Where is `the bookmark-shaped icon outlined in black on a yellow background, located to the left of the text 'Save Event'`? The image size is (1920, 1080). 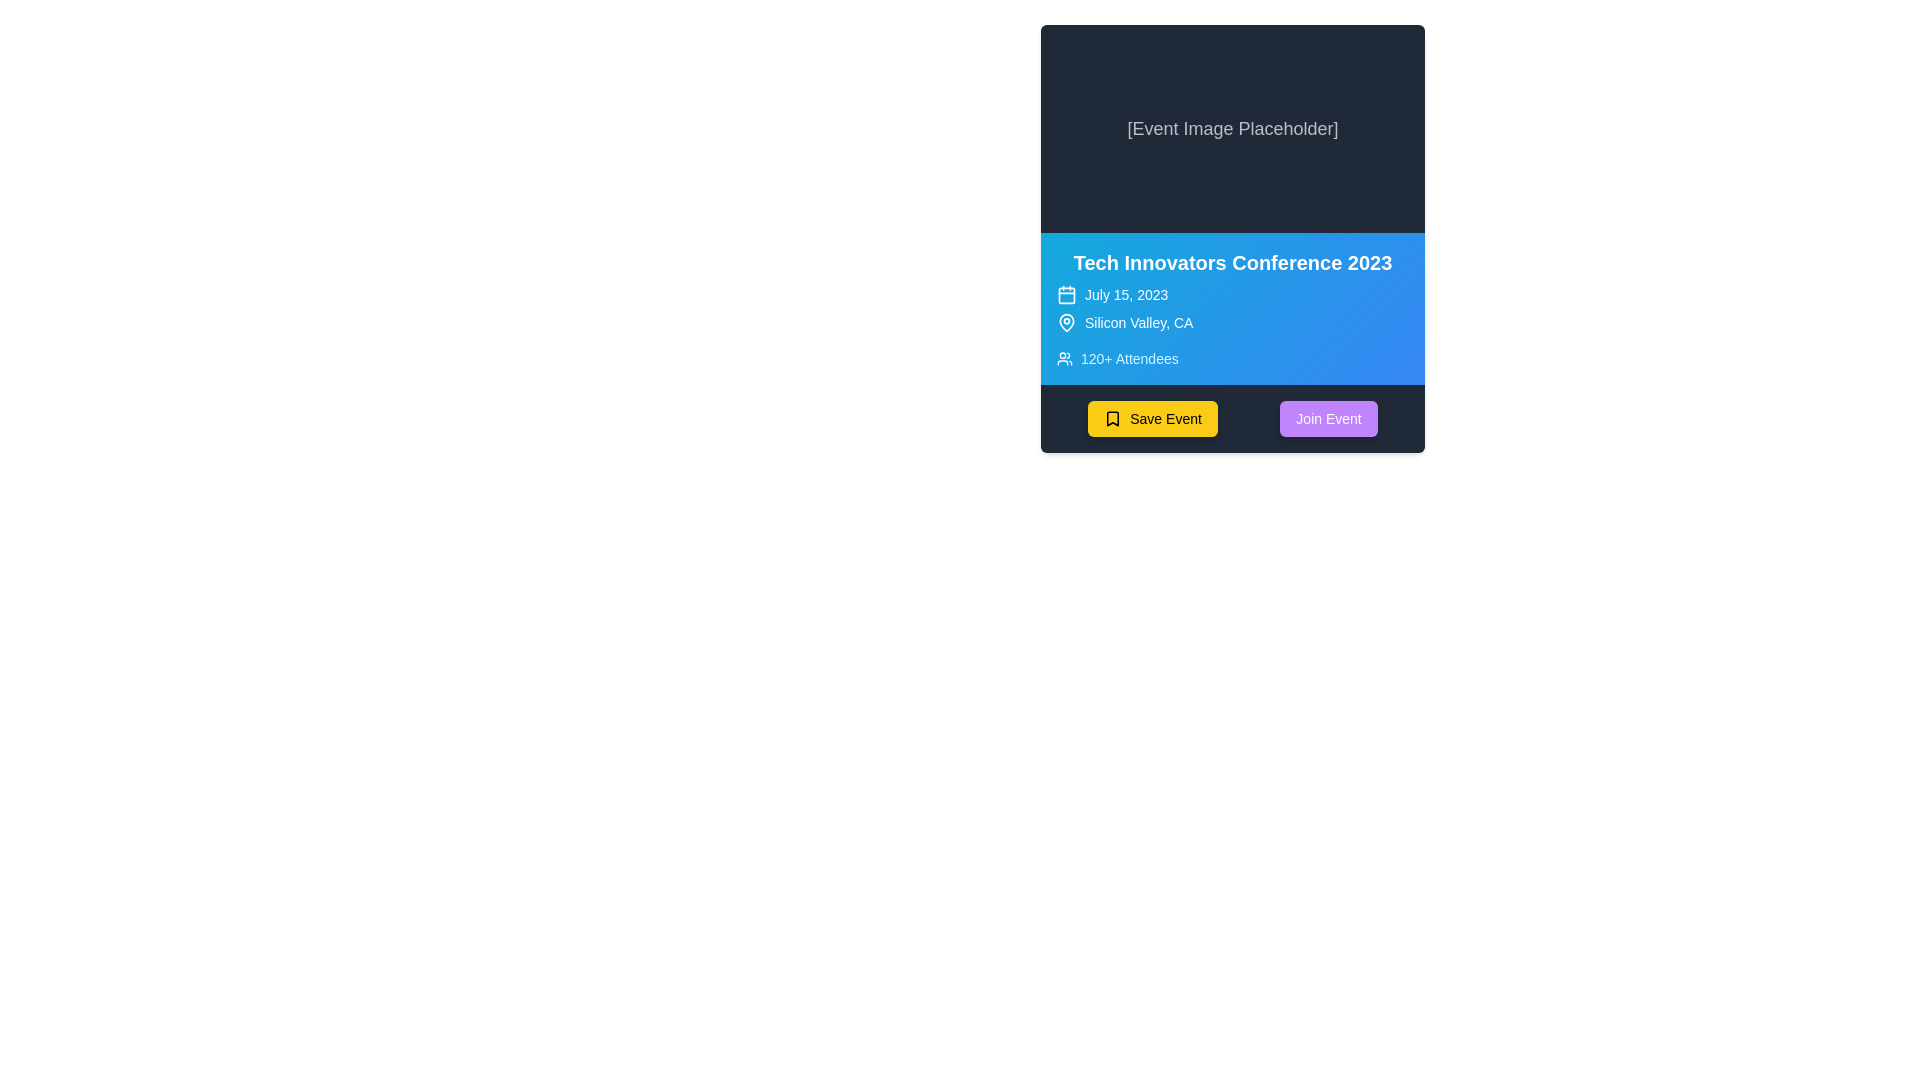 the bookmark-shaped icon outlined in black on a yellow background, located to the left of the text 'Save Event' is located at coordinates (1112, 418).